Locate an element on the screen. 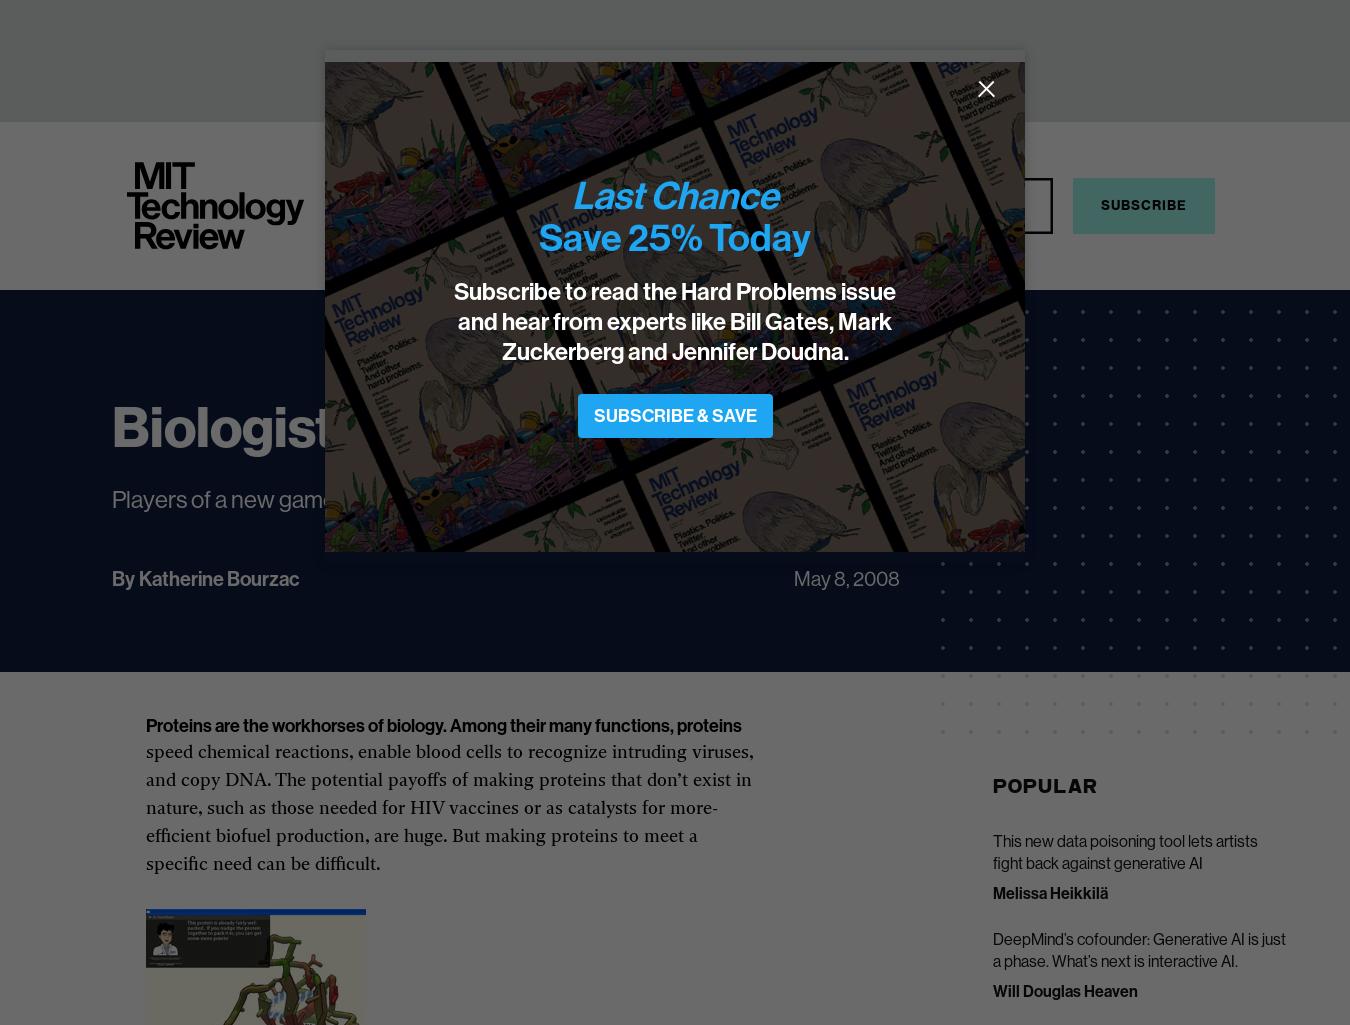 The image size is (1350, 1025). 'Subscribe' is located at coordinates (1142, 205).